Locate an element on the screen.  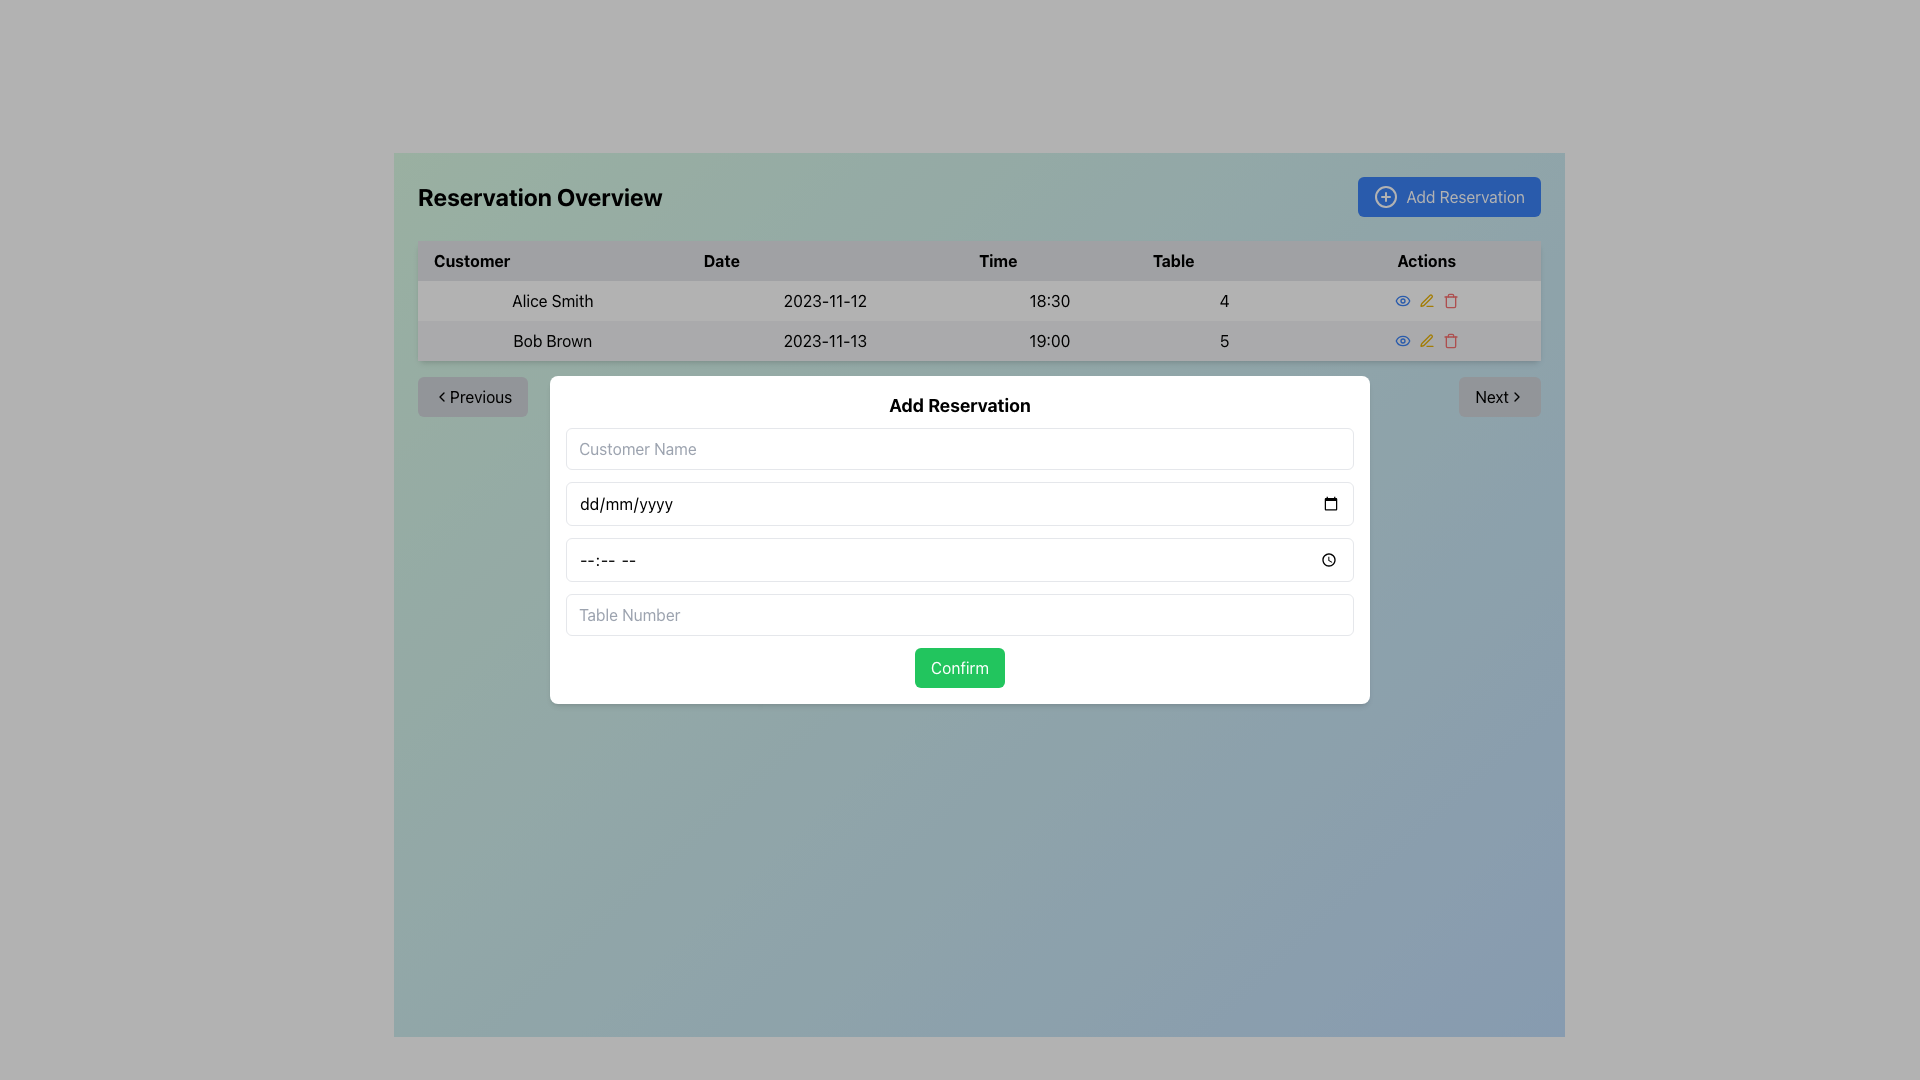
the text element displaying the customer's name in the reservation overview table, located in the first cell of the second row under the 'Customer' heading is located at coordinates (552, 339).